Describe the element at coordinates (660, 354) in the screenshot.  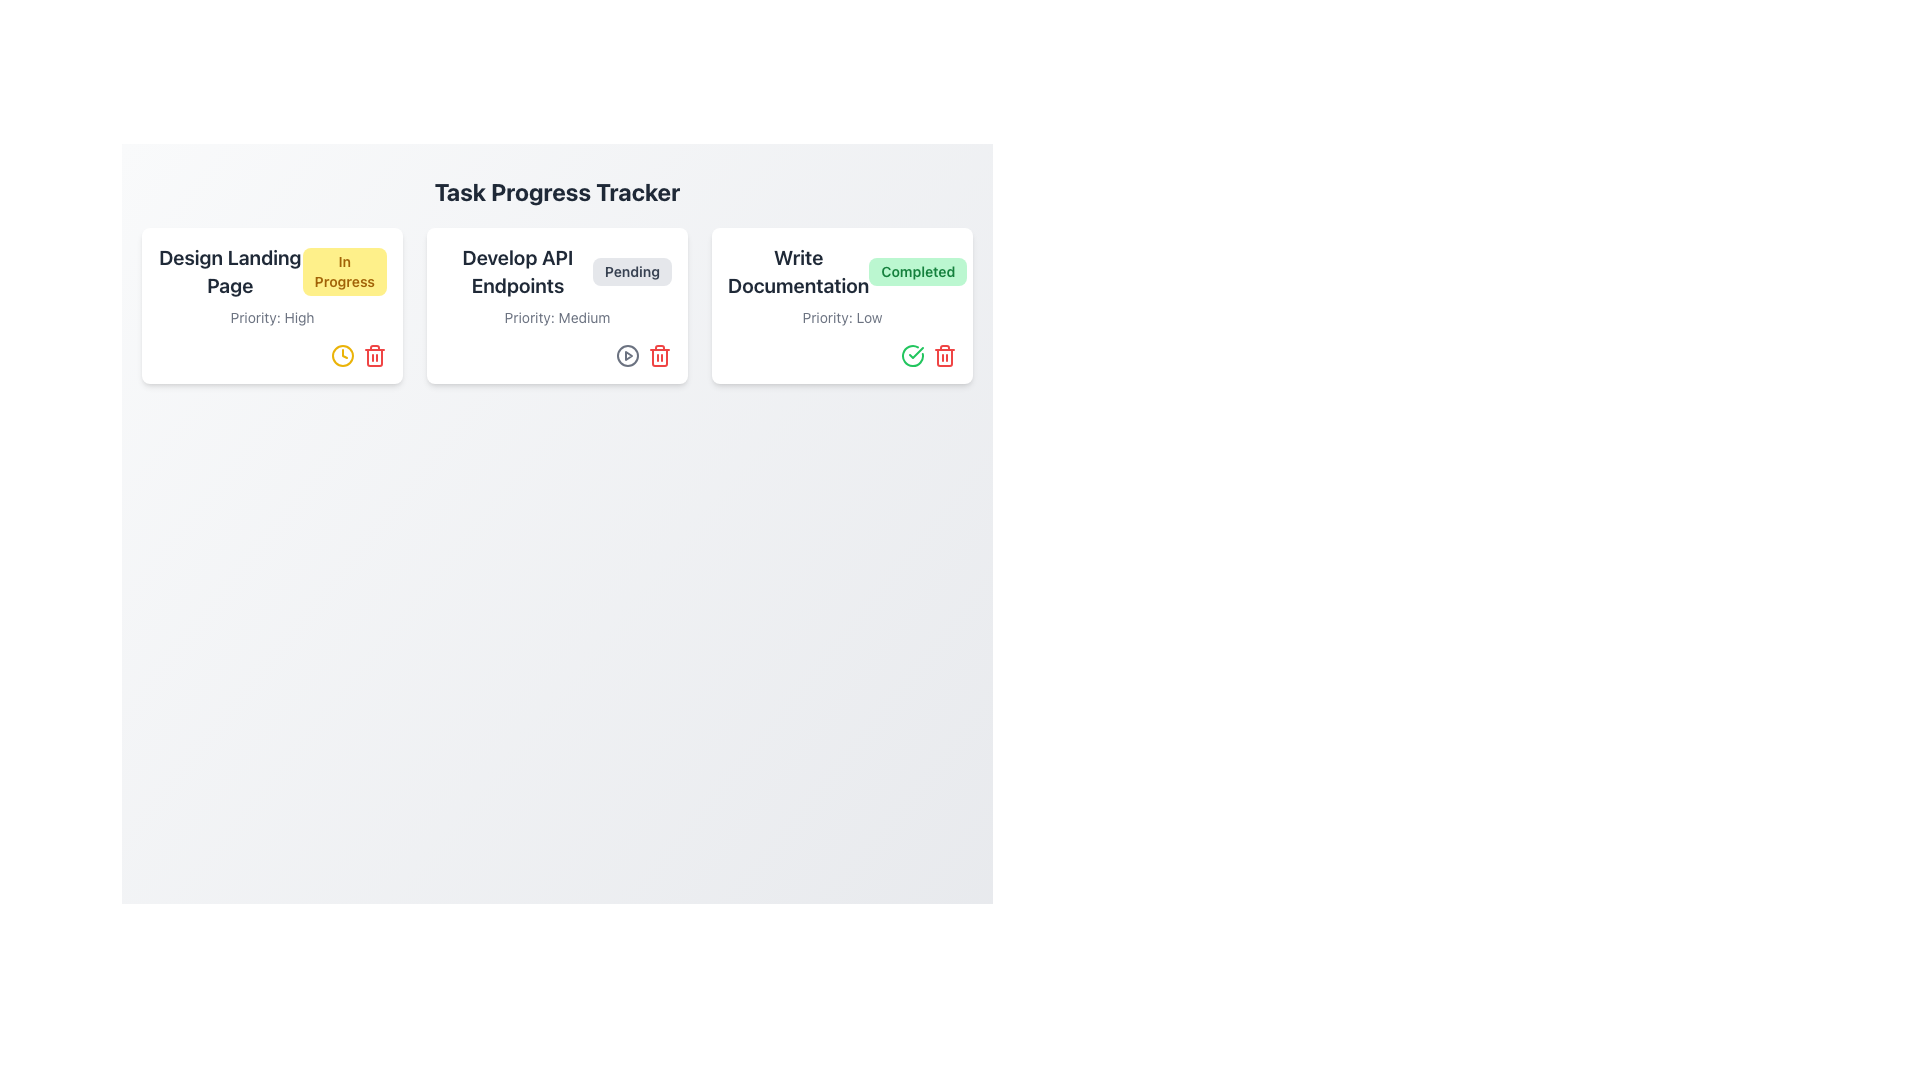
I see `the red trashcan icon button` at that location.